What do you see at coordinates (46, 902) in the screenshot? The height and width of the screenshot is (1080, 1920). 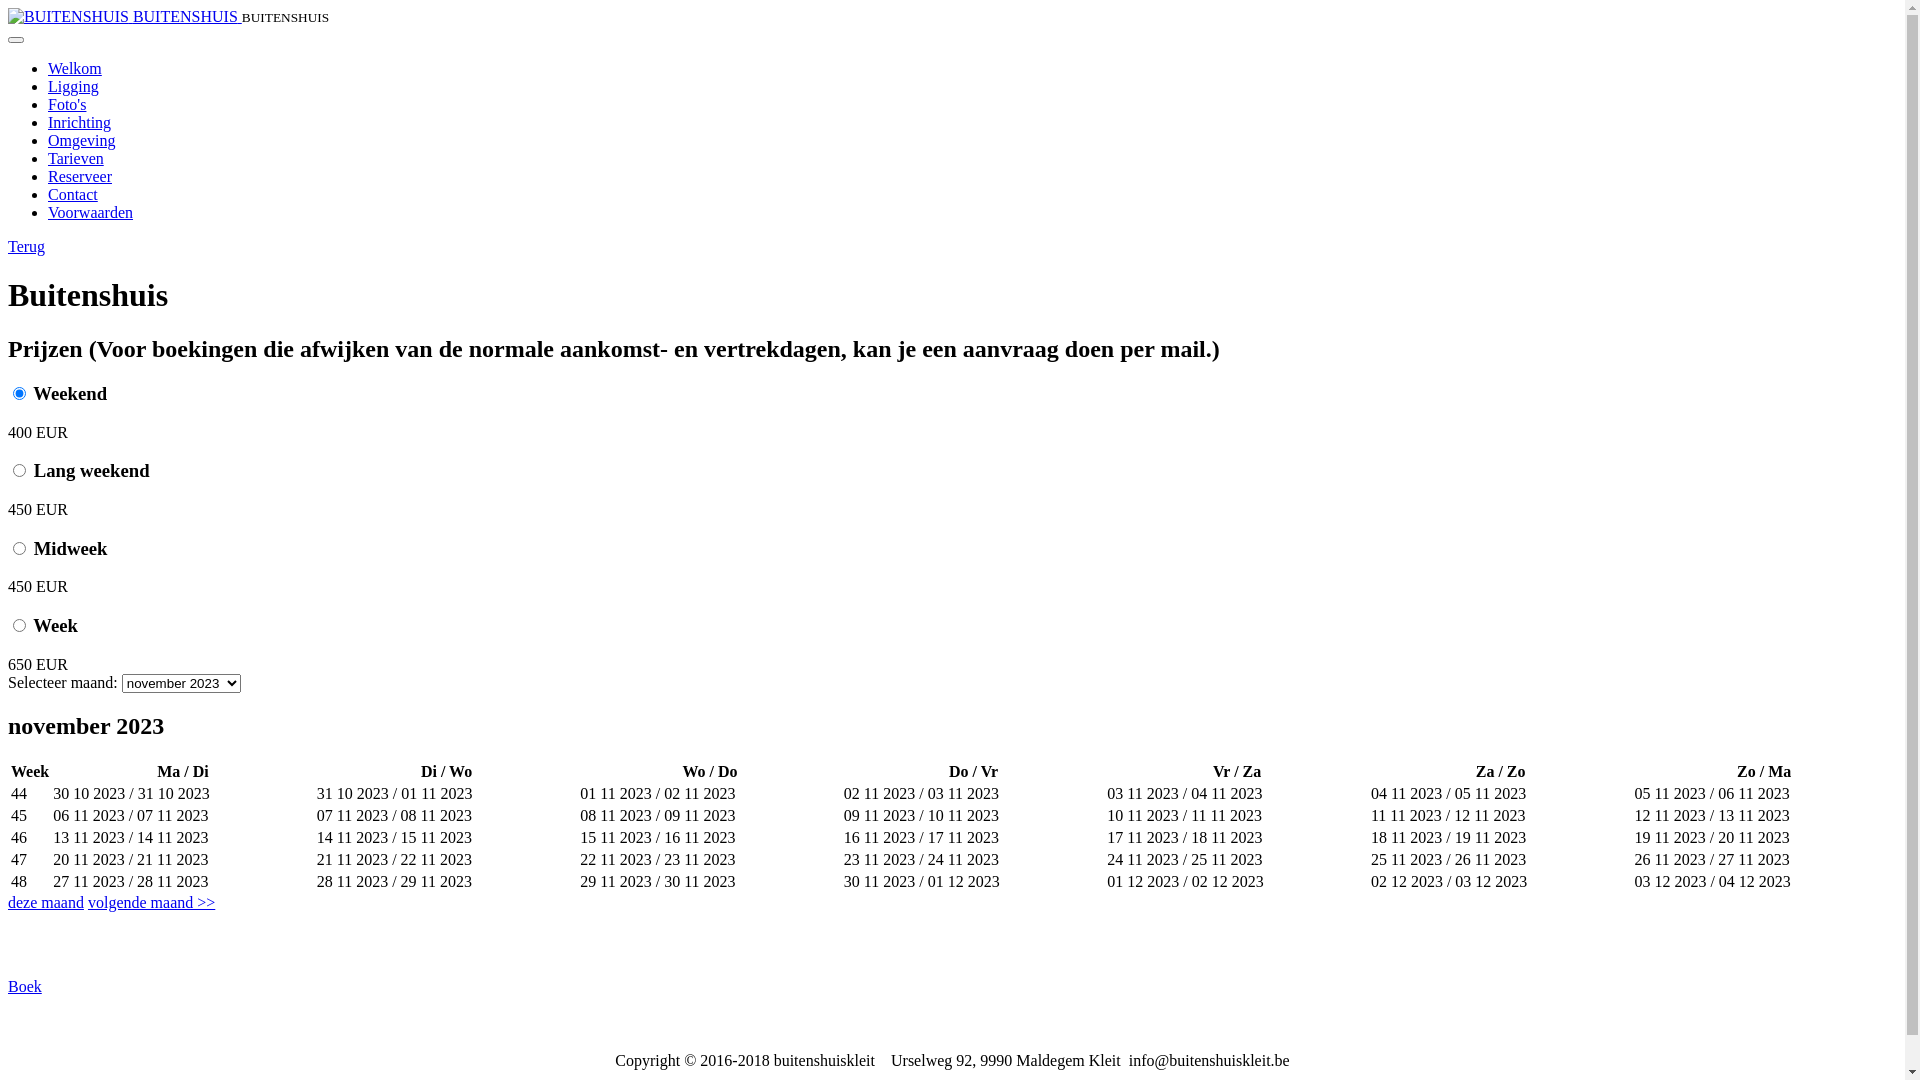 I see `'deze maand'` at bounding box center [46, 902].